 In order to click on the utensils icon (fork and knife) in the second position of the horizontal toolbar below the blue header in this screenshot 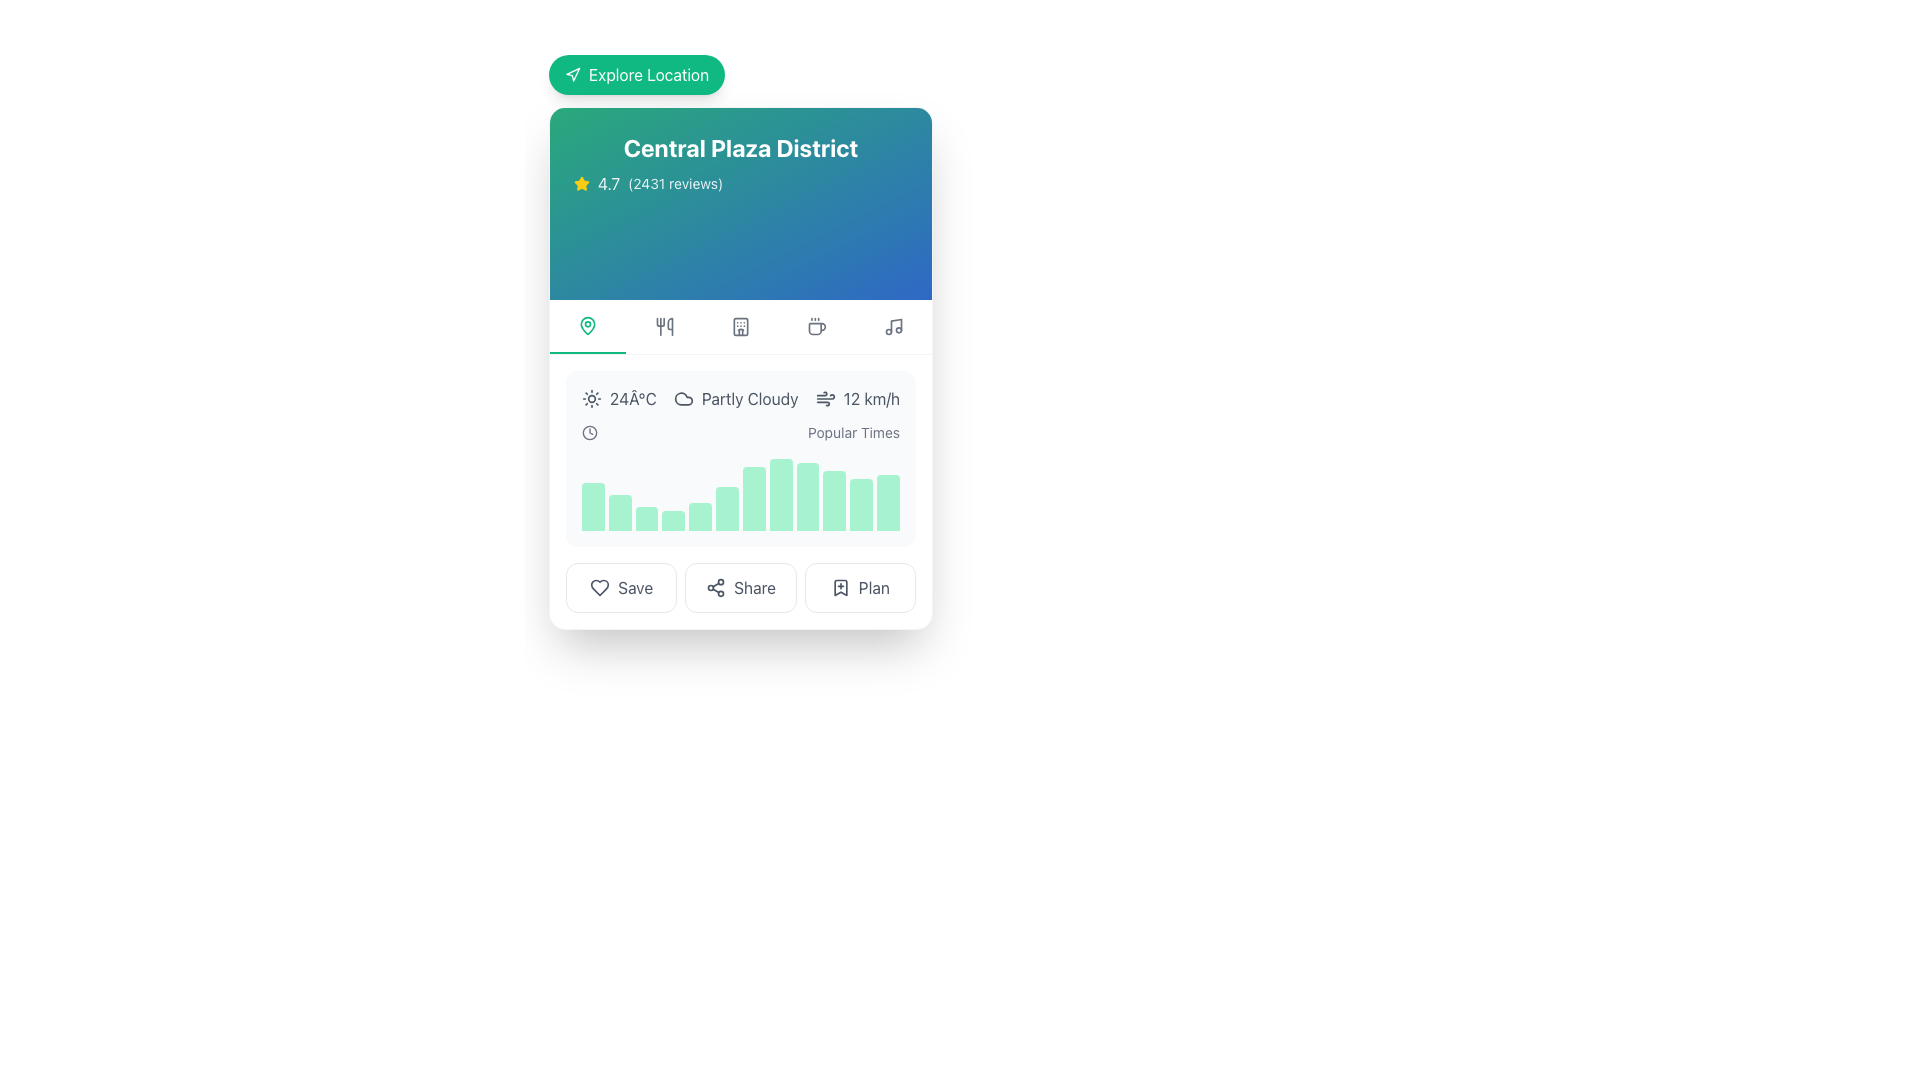, I will do `click(664, 326)`.